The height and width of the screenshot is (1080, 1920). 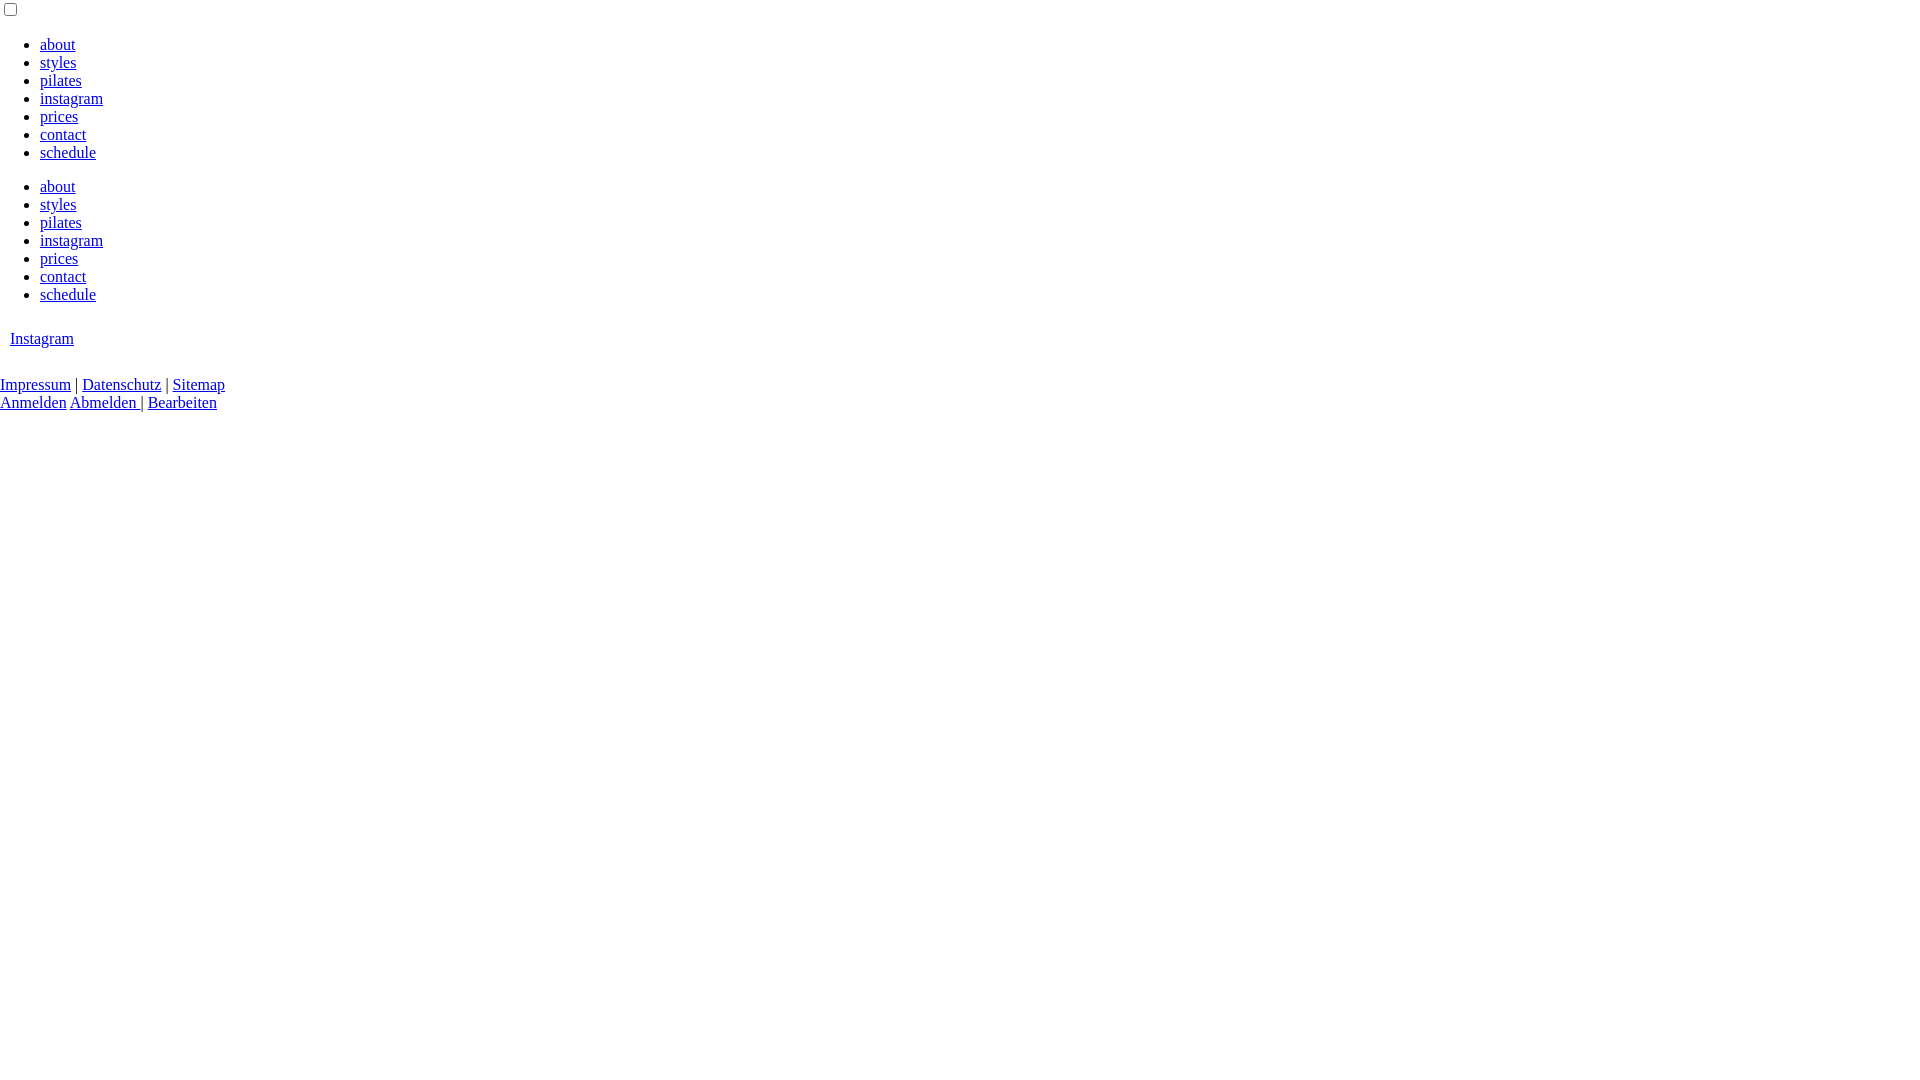 What do you see at coordinates (71, 239) in the screenshot?
I see `'instagram'` at bounding box center [71, 239].